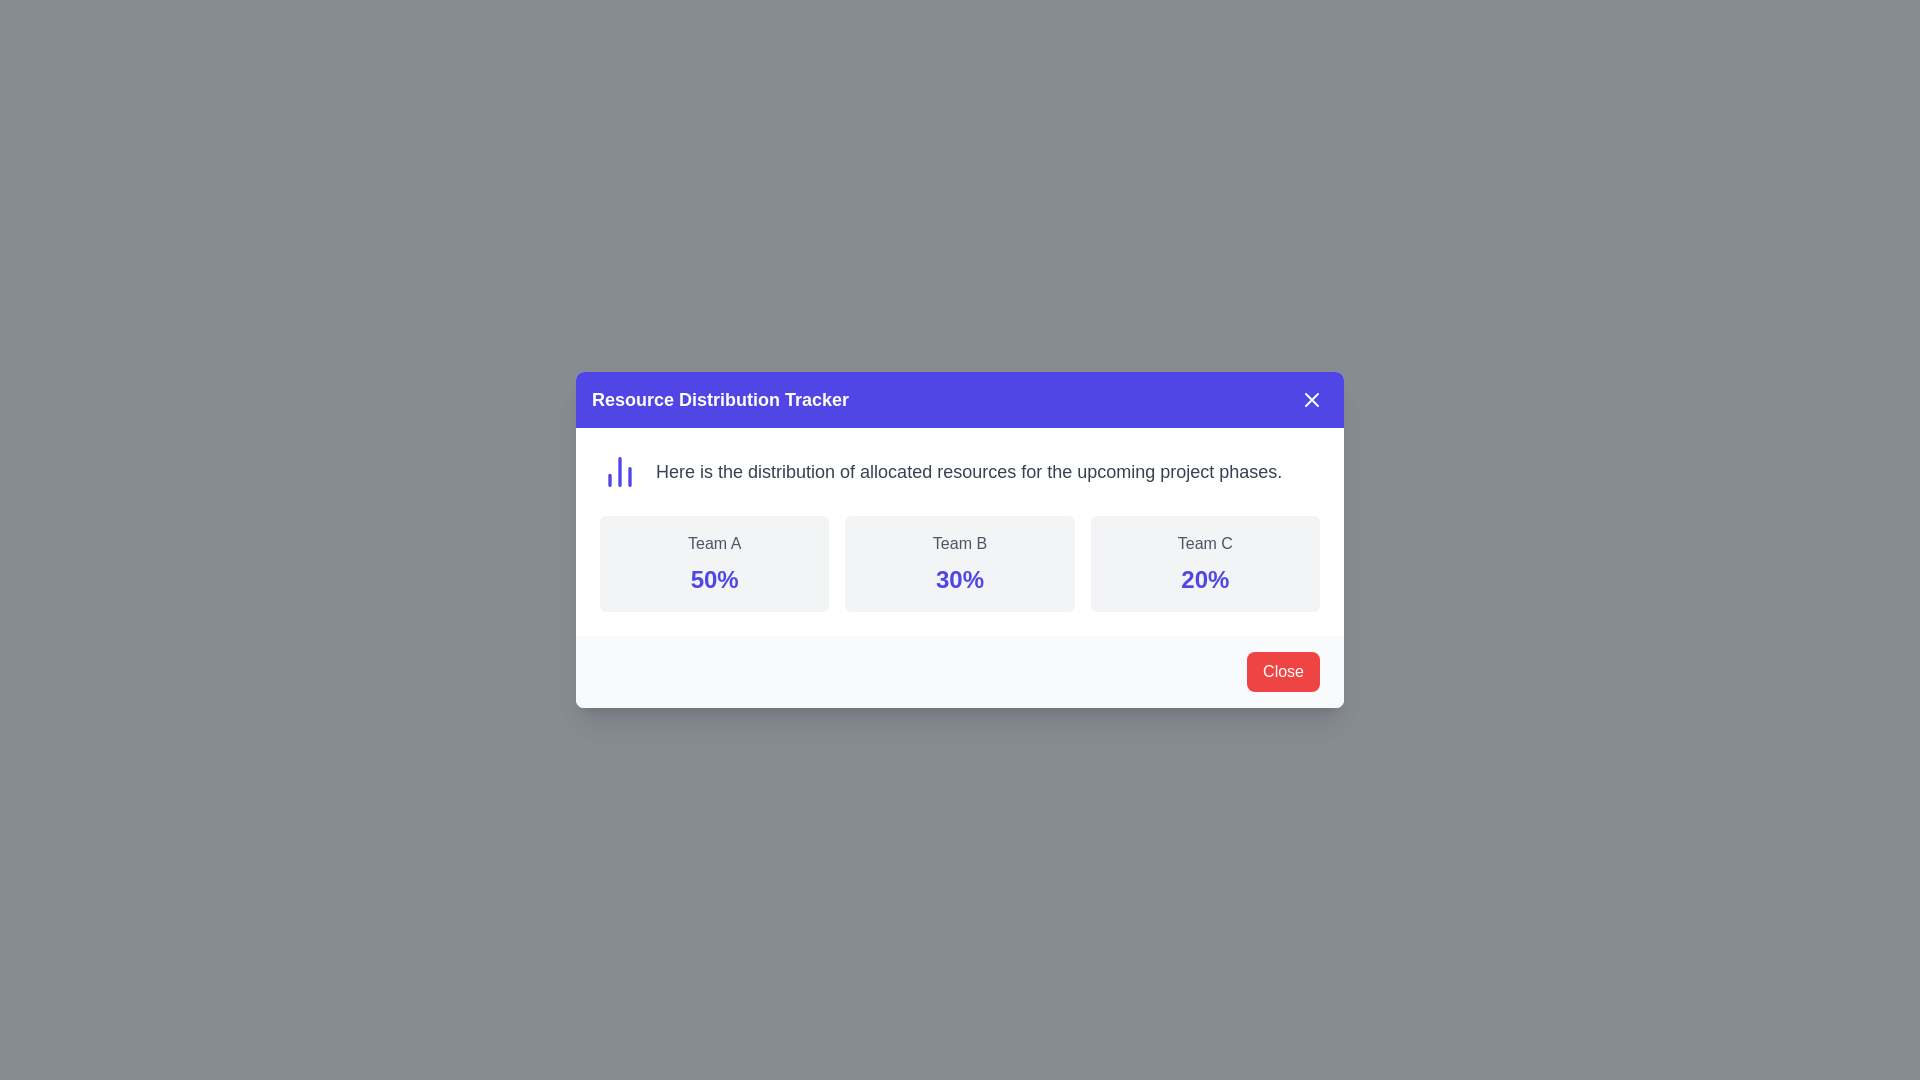  What do you see at coordinates (1204, 543) in the screenshot?
I see `the Text Label displaying 'Team C', which serves as a title in a light-gray rounded rectangle grouping, positioned above '20%'` at bounding box center [1204, 543].